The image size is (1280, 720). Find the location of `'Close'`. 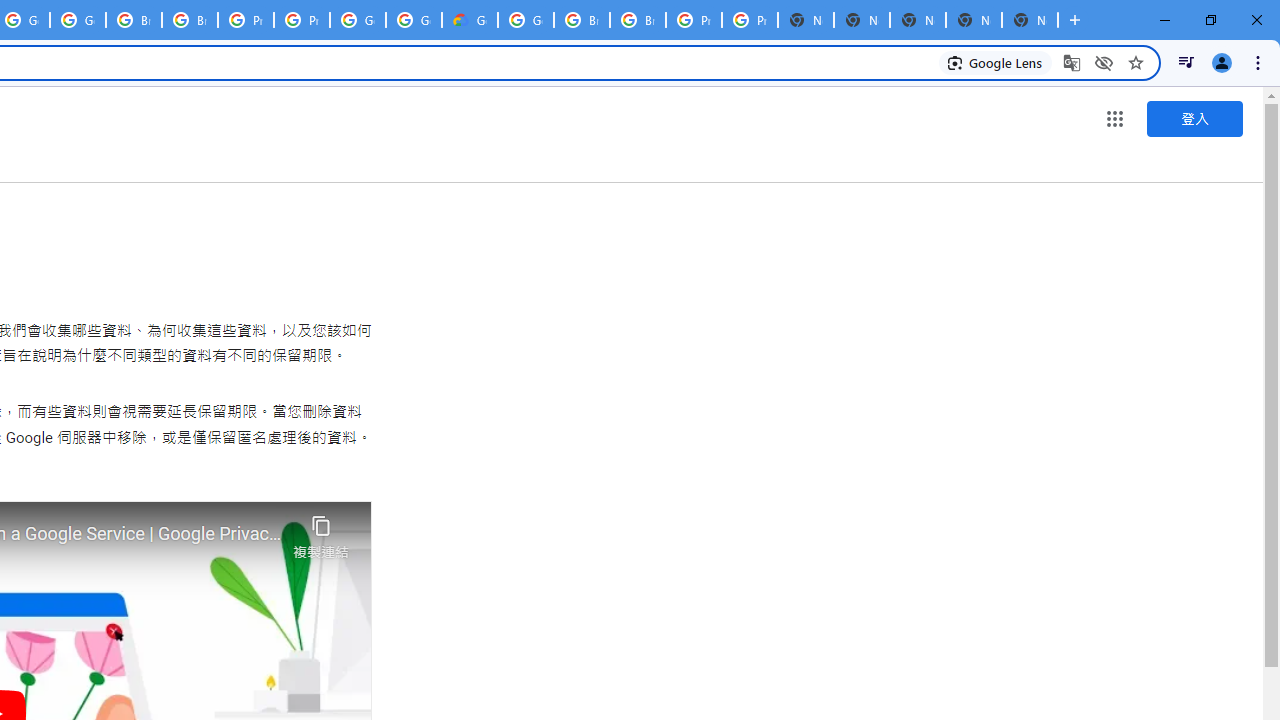

'Close' is located at coordinates (1255, 20).